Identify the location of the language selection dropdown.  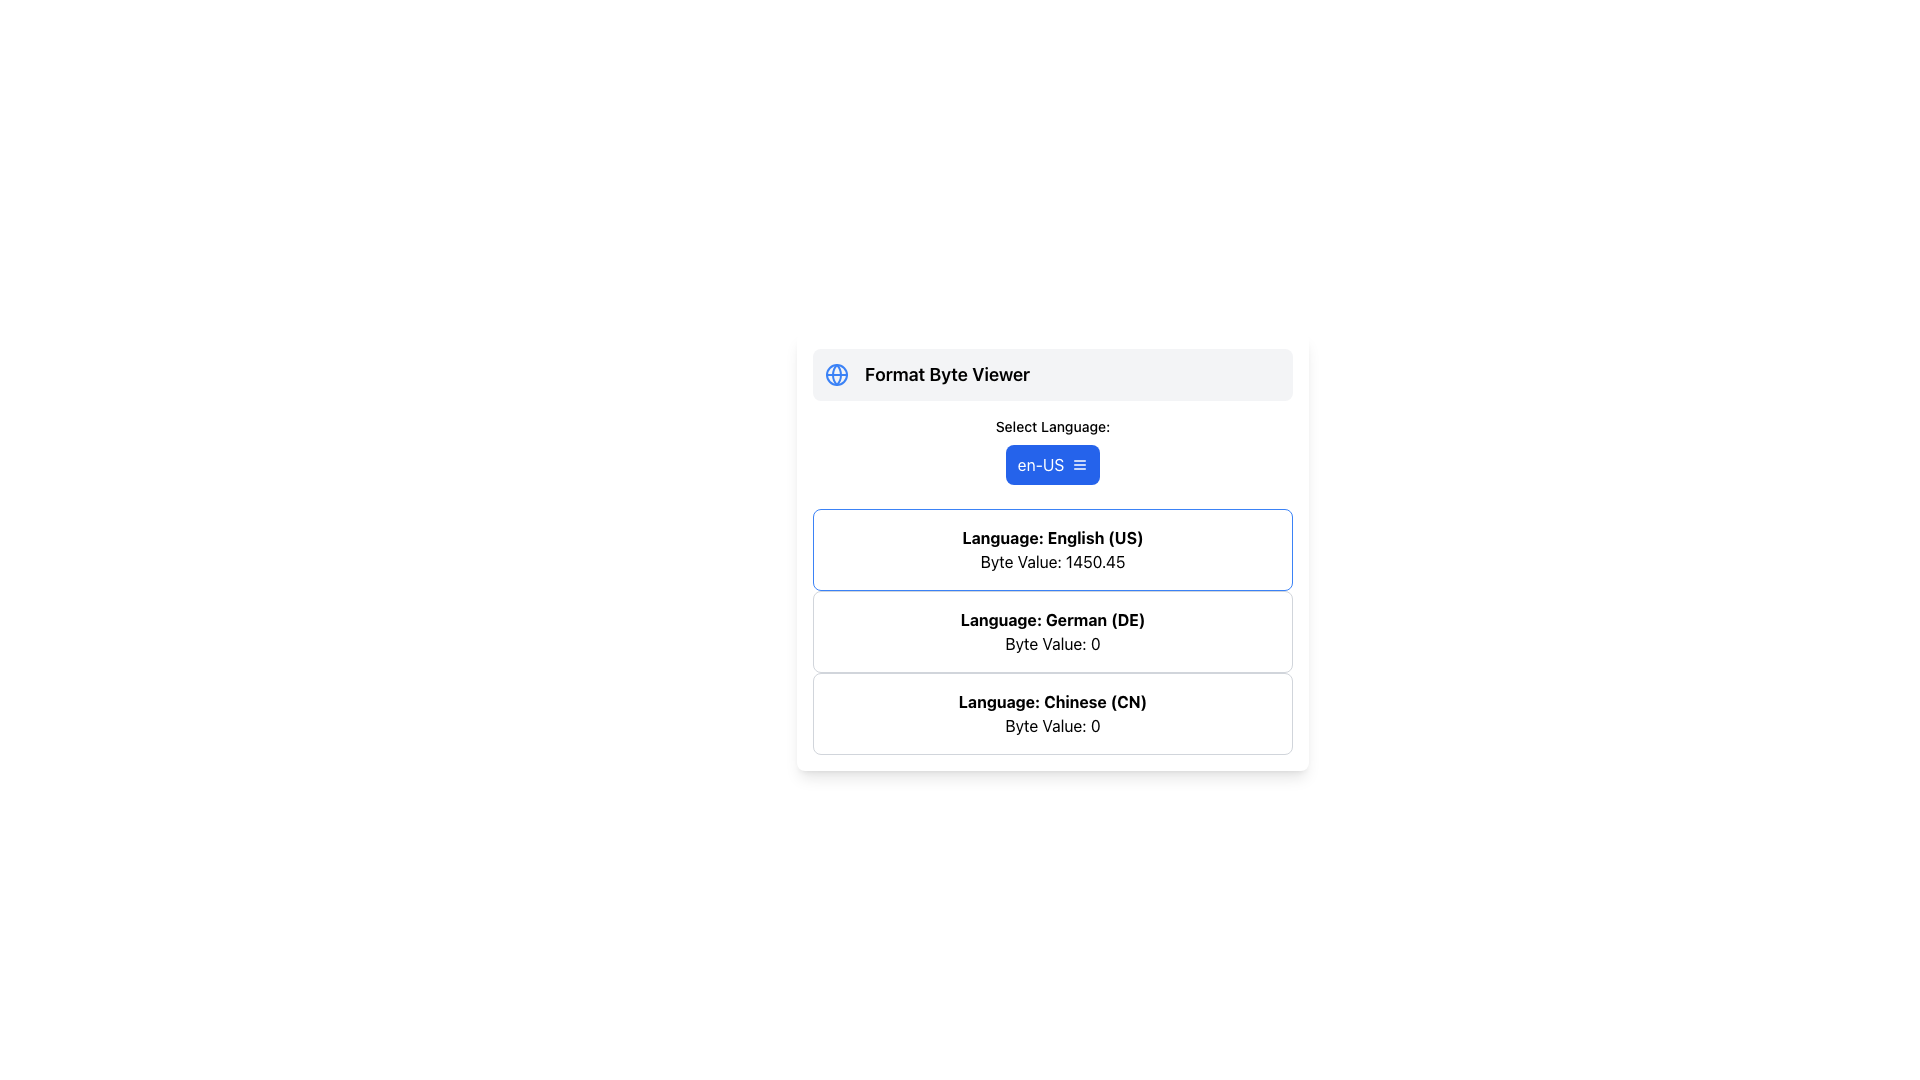
(1051, 451).